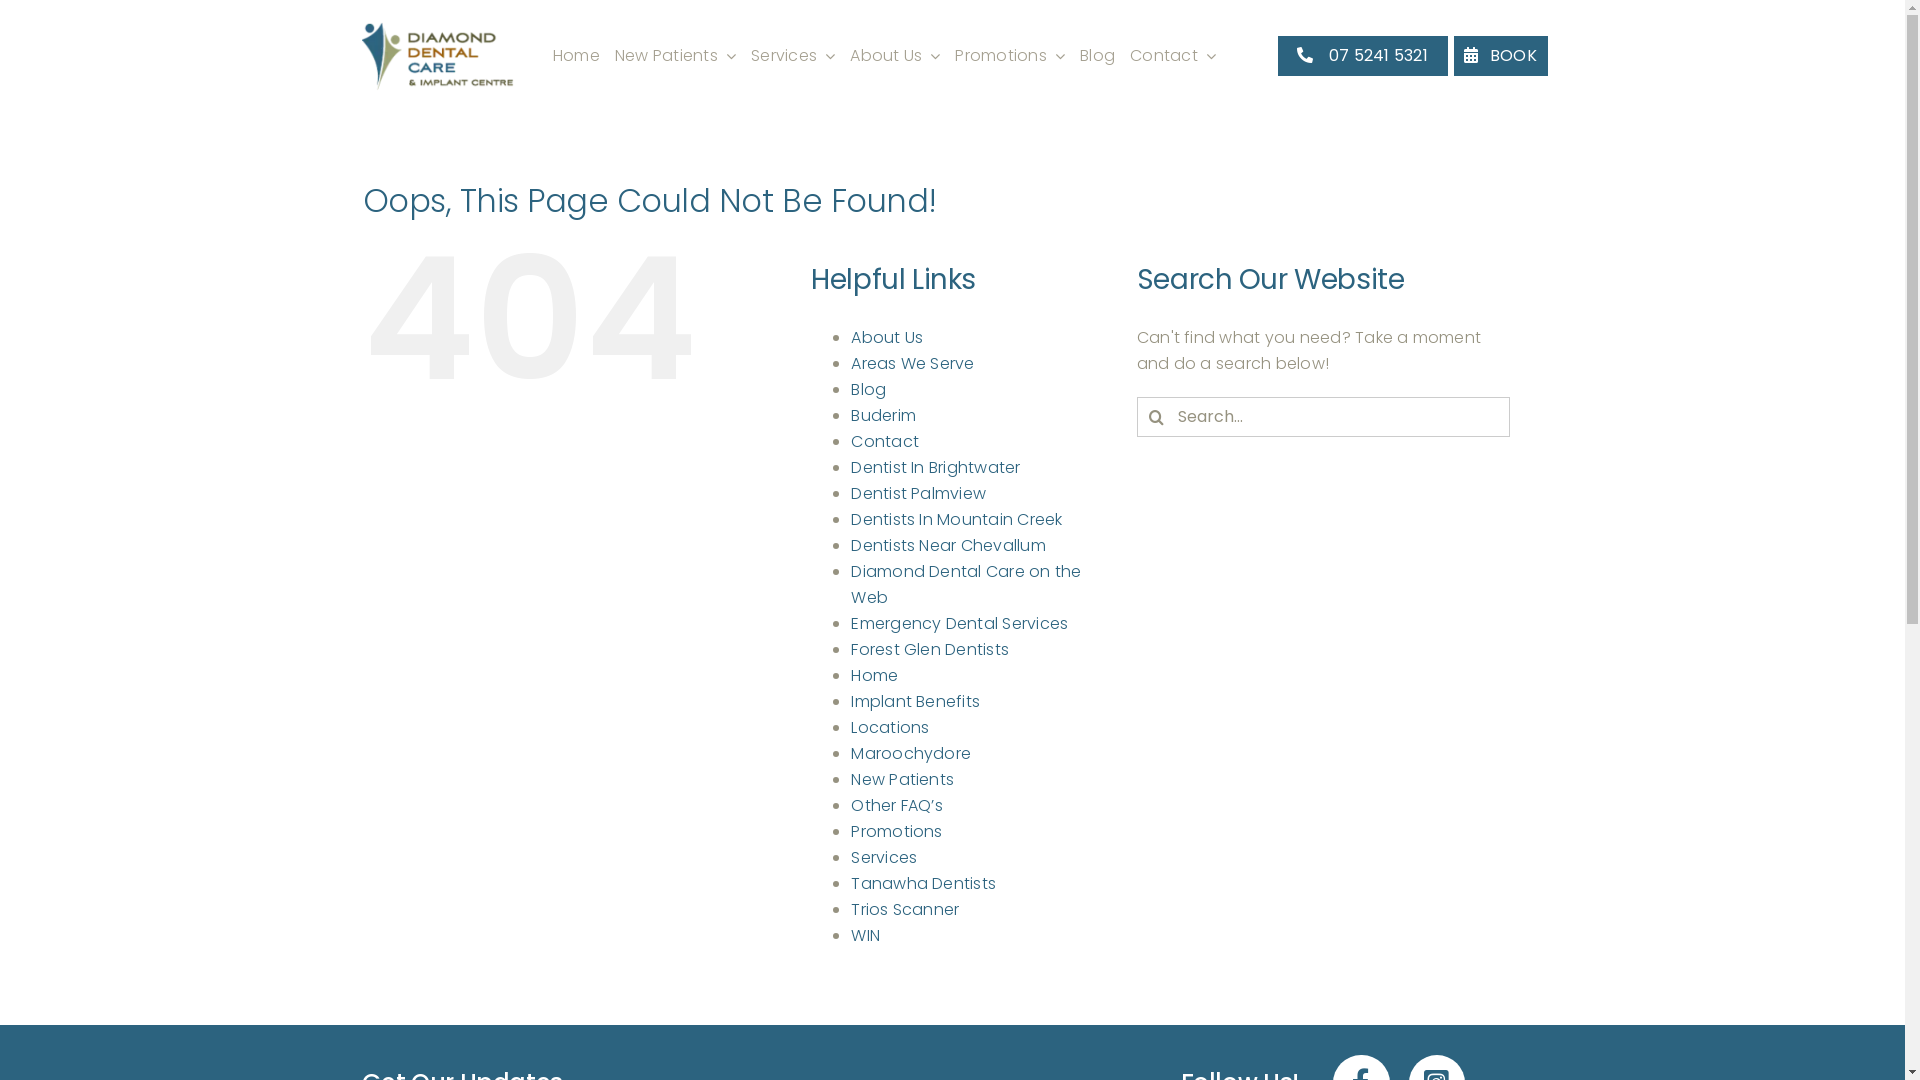 This screenshot has width=1920, height=1080. I want to click on '07 5241 5321', so click(1362, 54).